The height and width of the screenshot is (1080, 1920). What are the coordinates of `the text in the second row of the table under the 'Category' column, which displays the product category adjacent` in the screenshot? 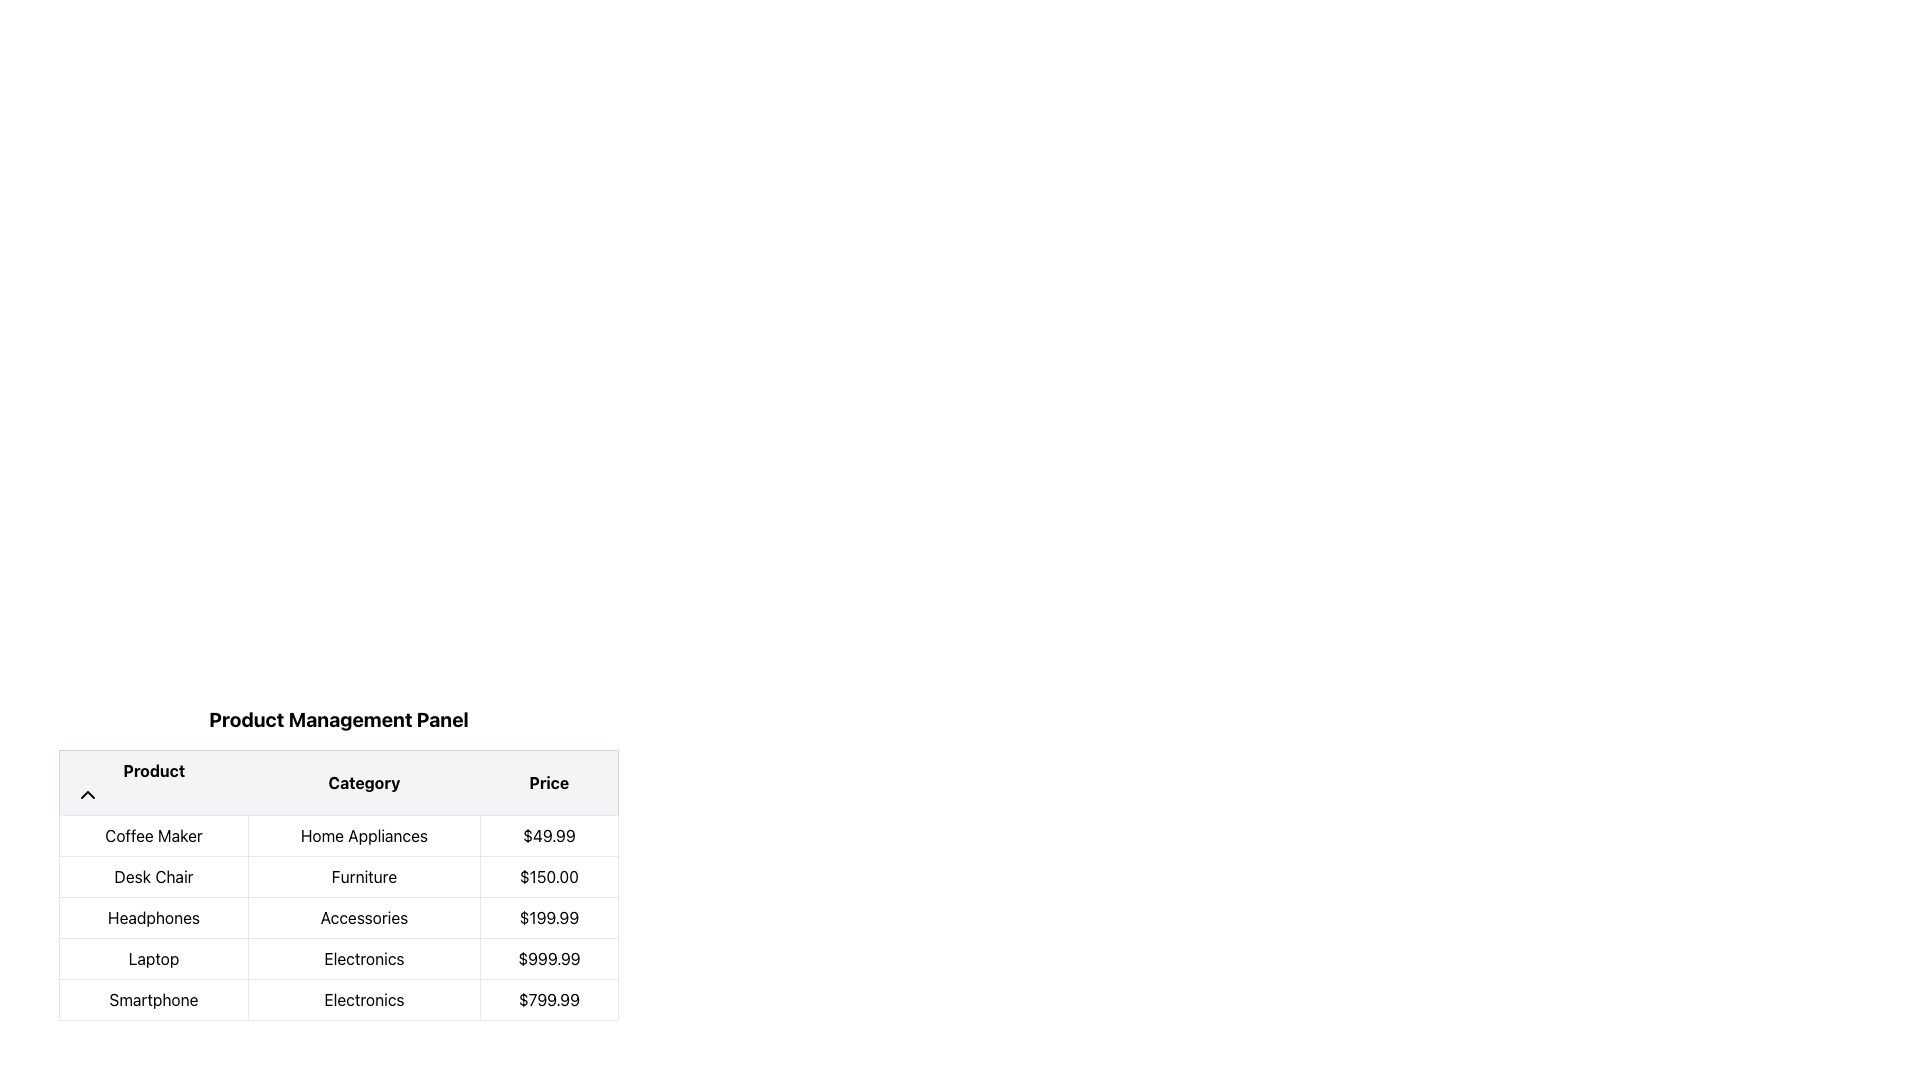 It's located at (364, 875).